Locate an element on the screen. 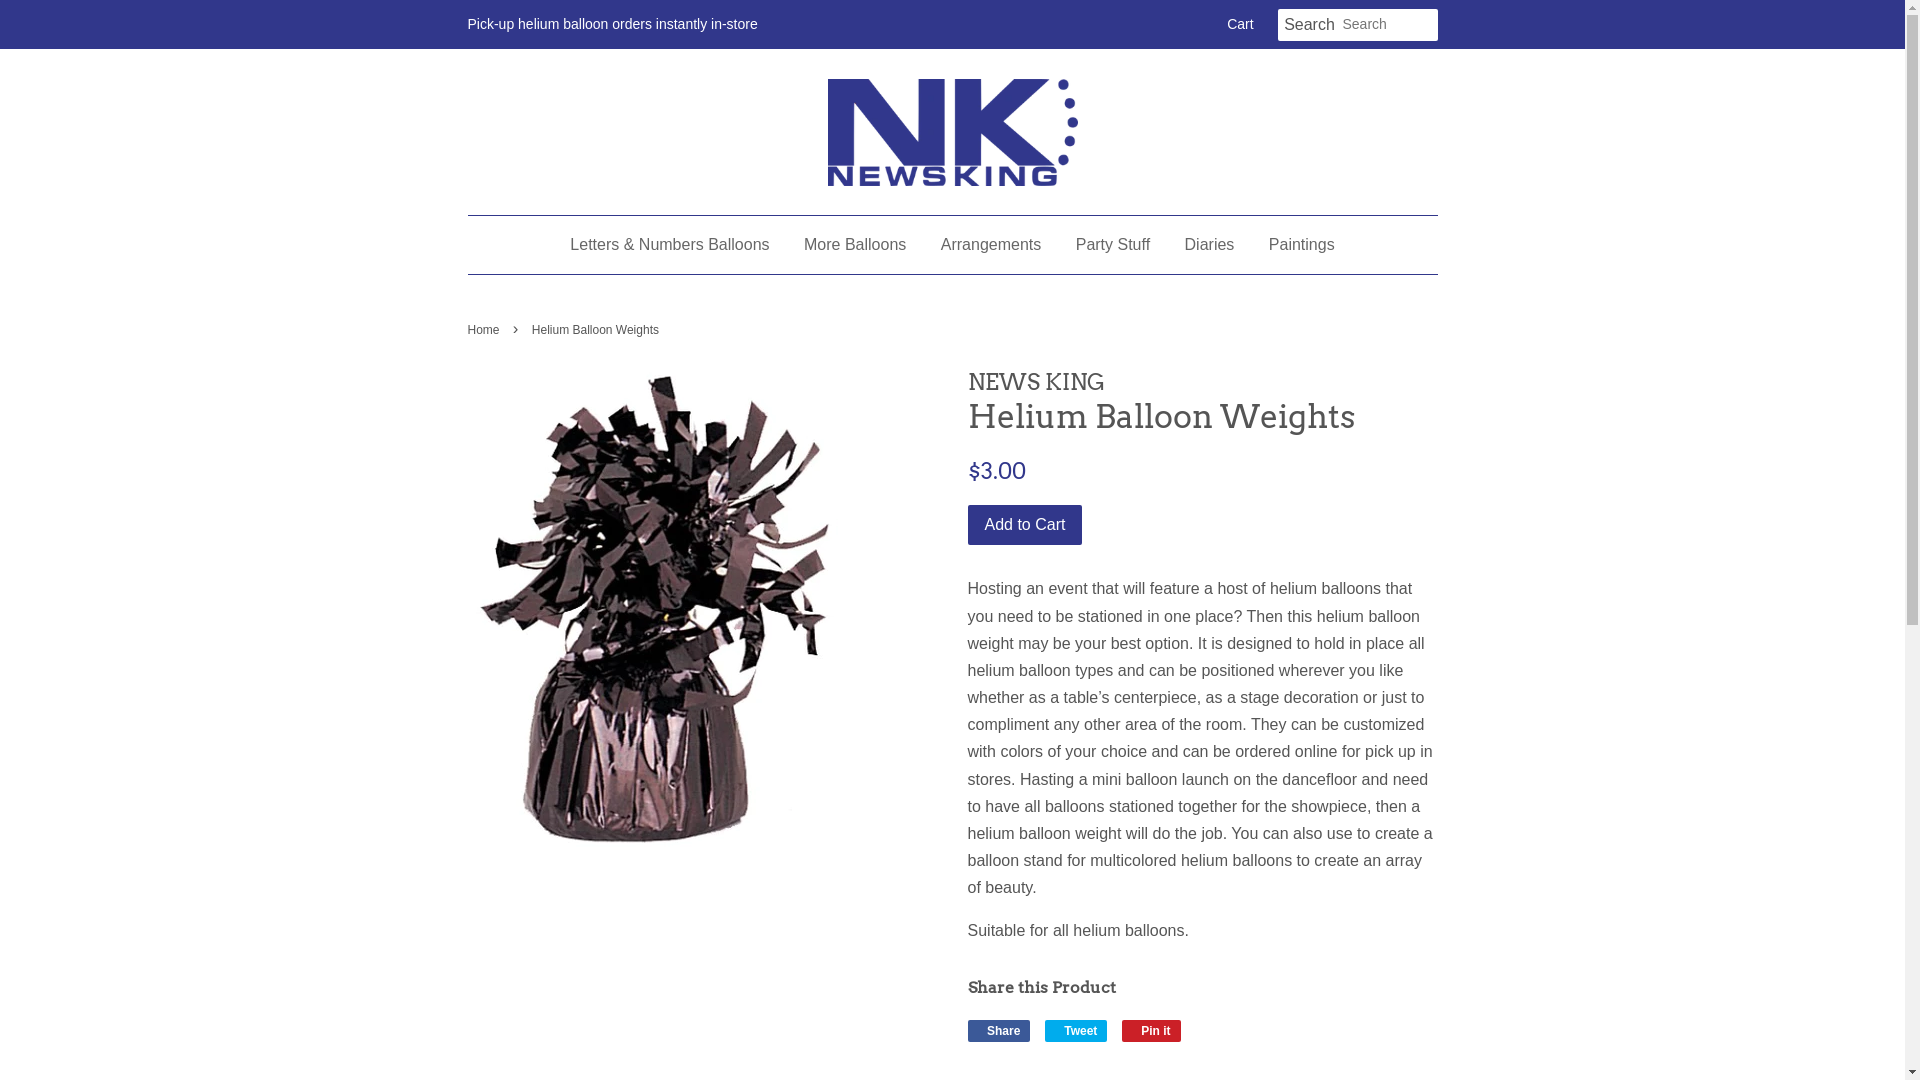 The image size is (1920, 1080). 'Share is located at coordinates (999, 1030).